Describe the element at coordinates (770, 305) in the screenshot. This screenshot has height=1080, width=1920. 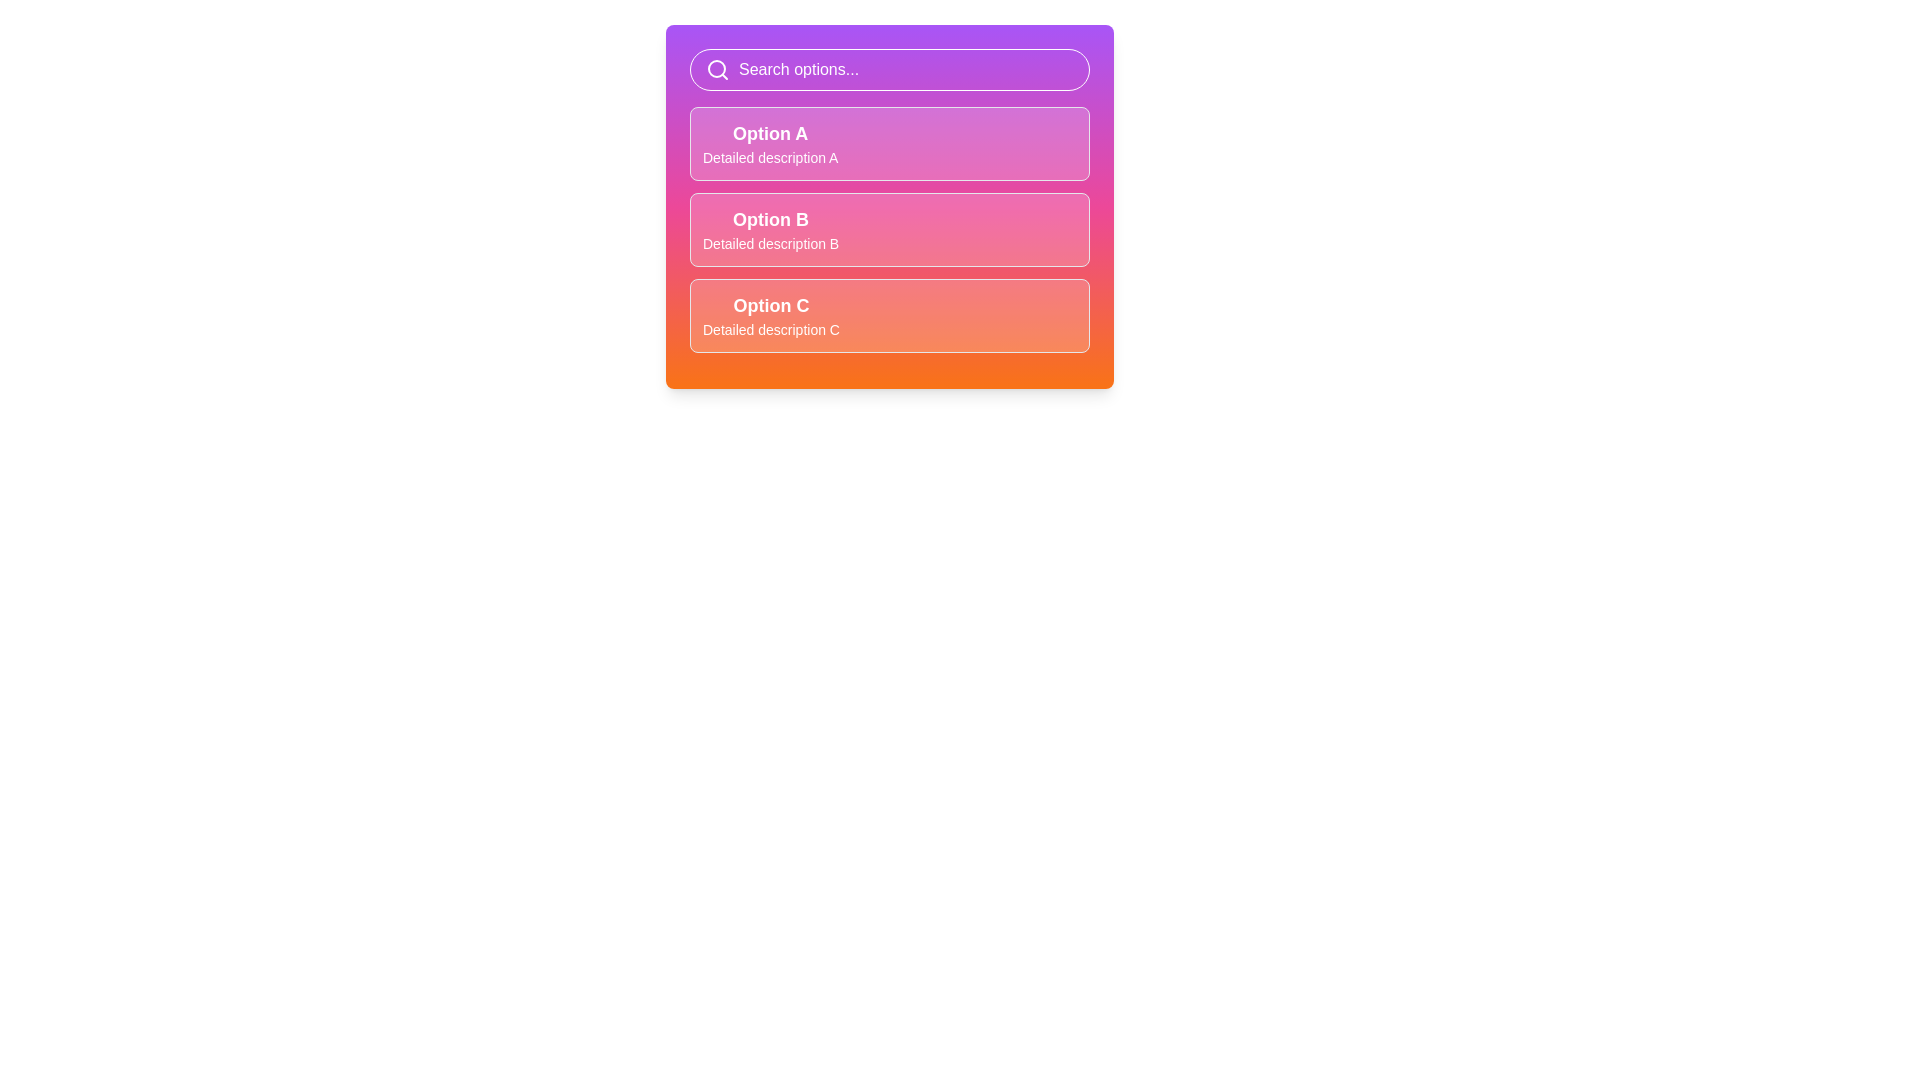
I see `the 'Option C.' text label styled as a header` at that location.